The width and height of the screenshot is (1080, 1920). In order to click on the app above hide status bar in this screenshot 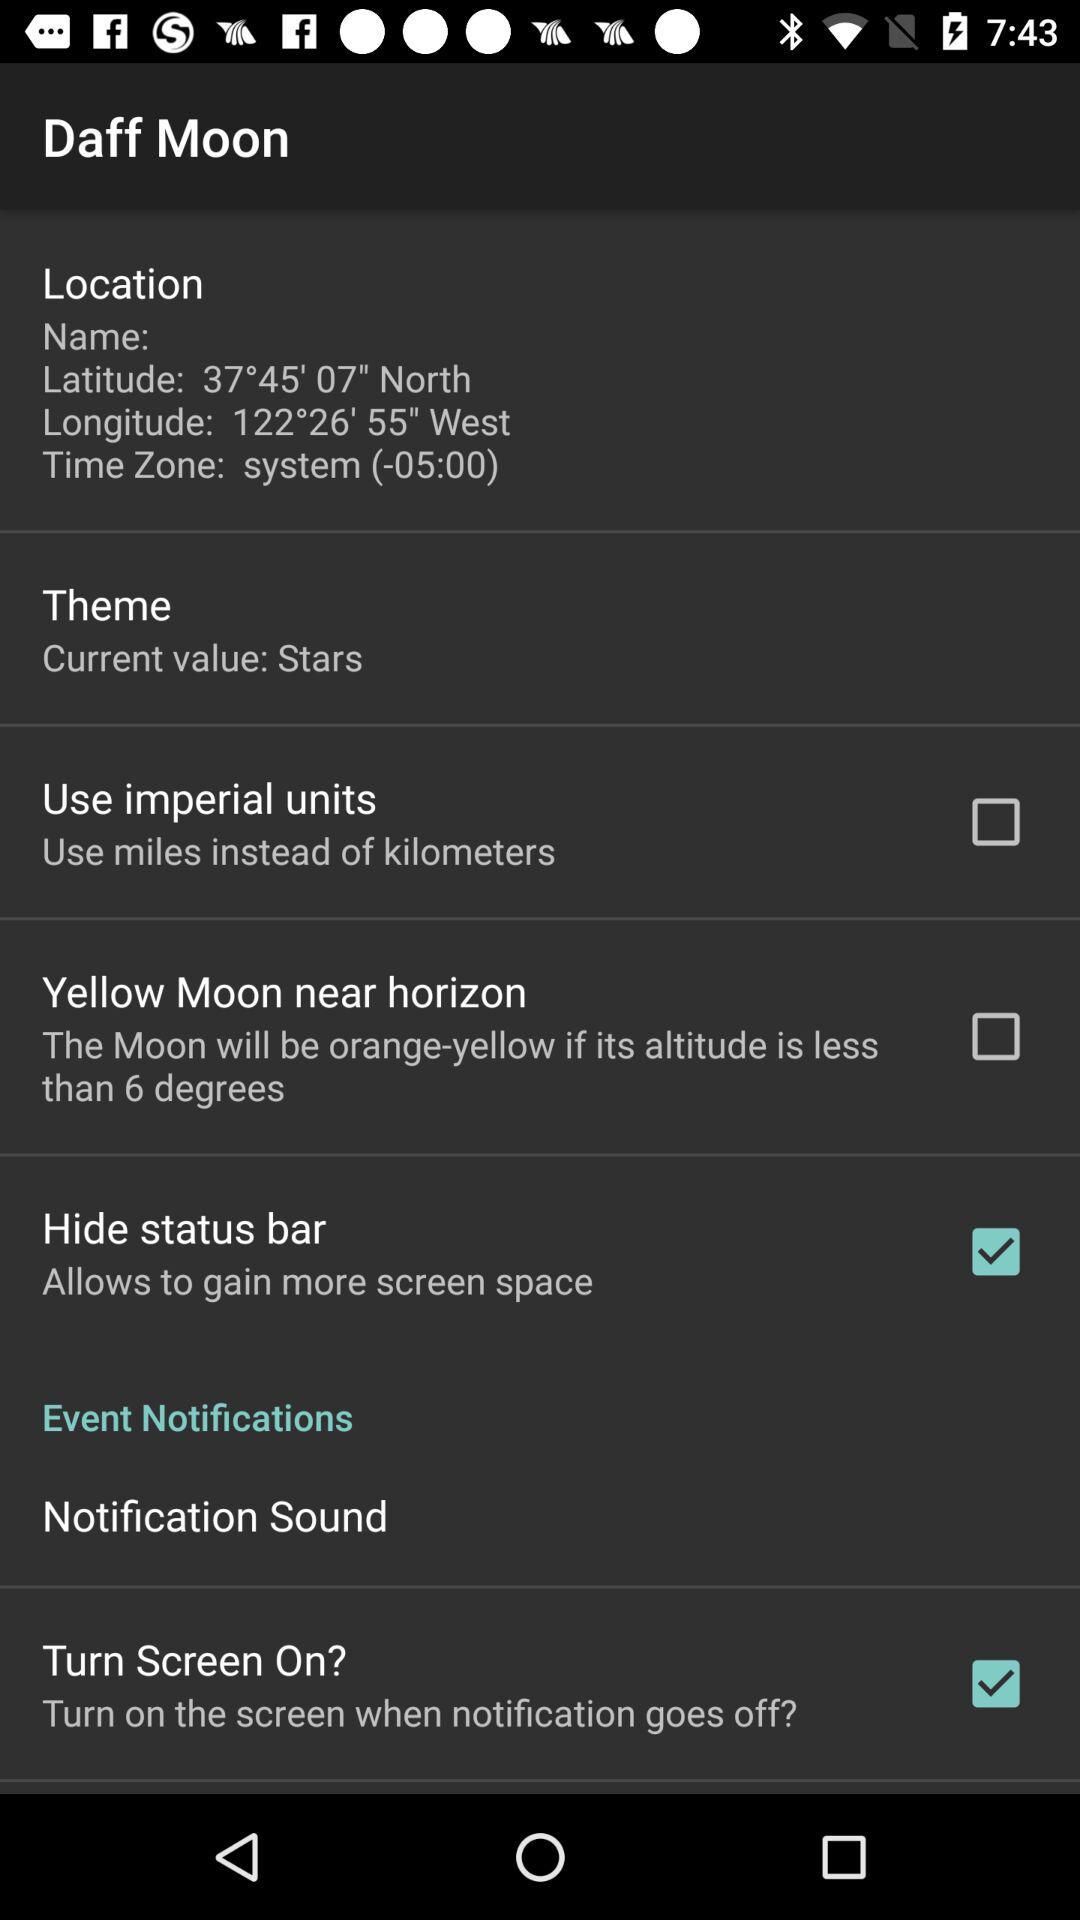, I will do `click(477, 1064)`.